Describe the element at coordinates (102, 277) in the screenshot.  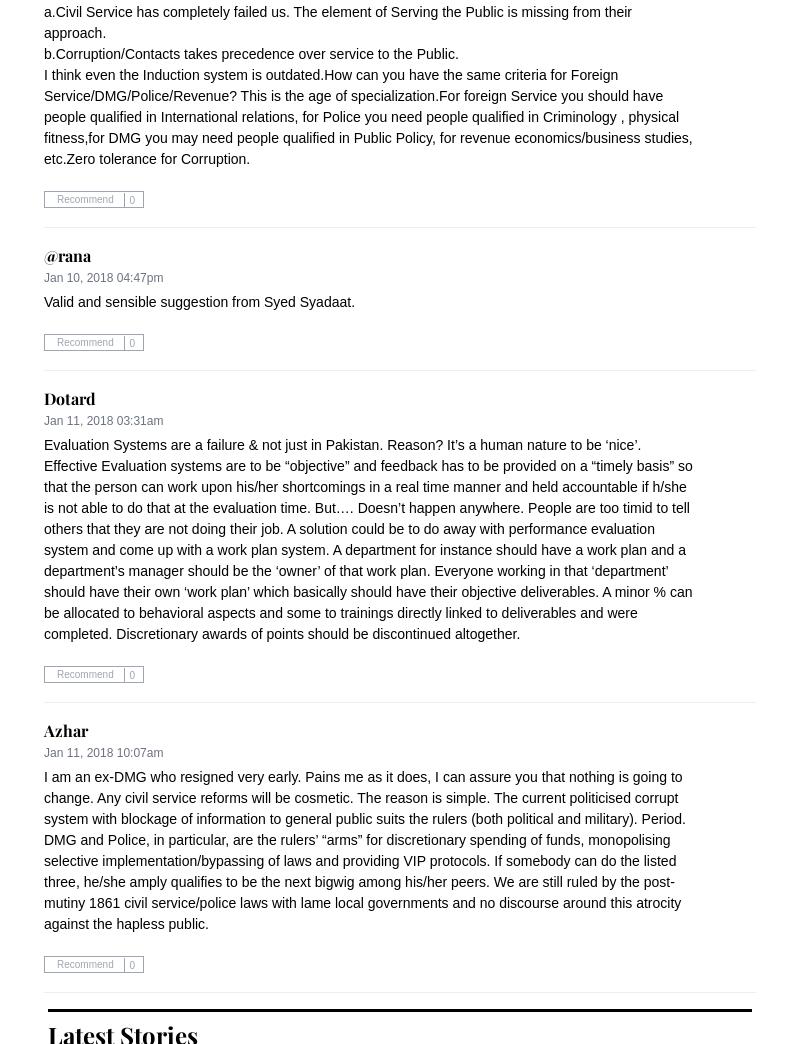
I see `'Jan 10, 2018 04:47pm'` at that location.